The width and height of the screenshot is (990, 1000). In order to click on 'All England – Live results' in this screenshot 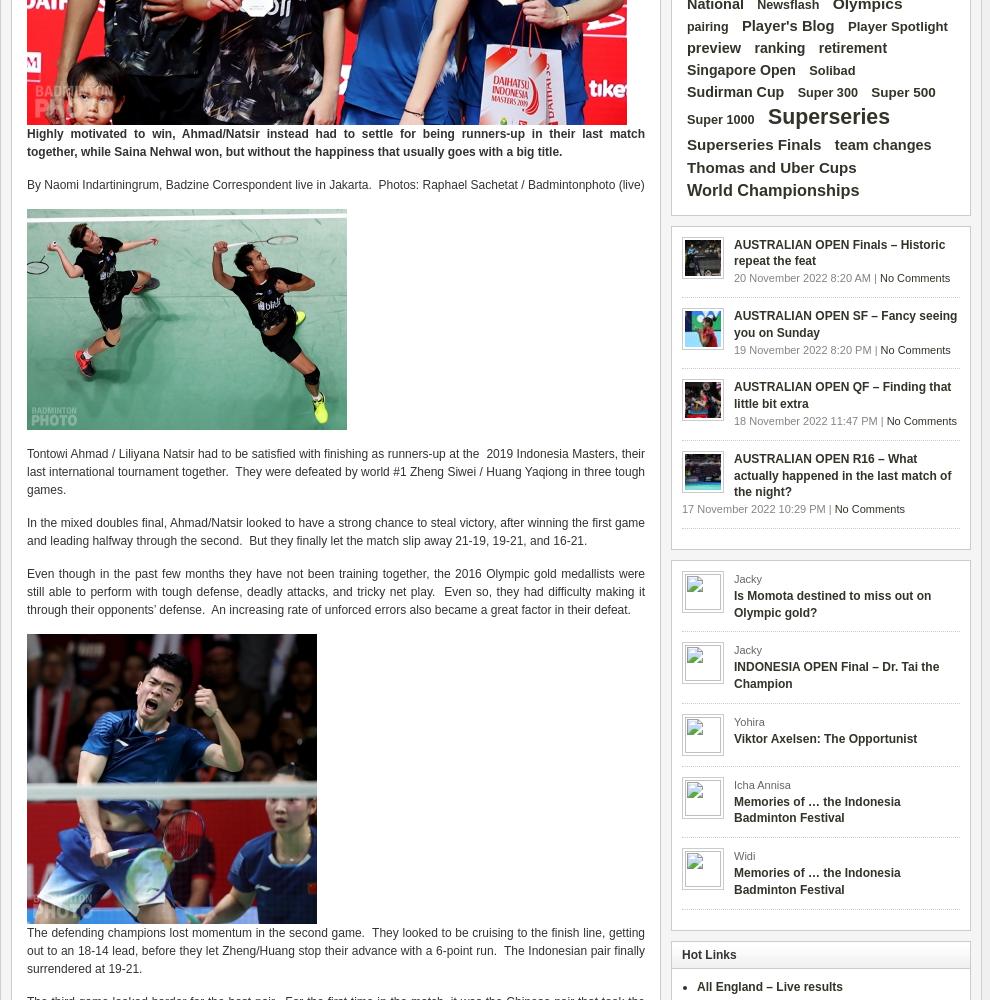, I will do `click(770, 986)`.